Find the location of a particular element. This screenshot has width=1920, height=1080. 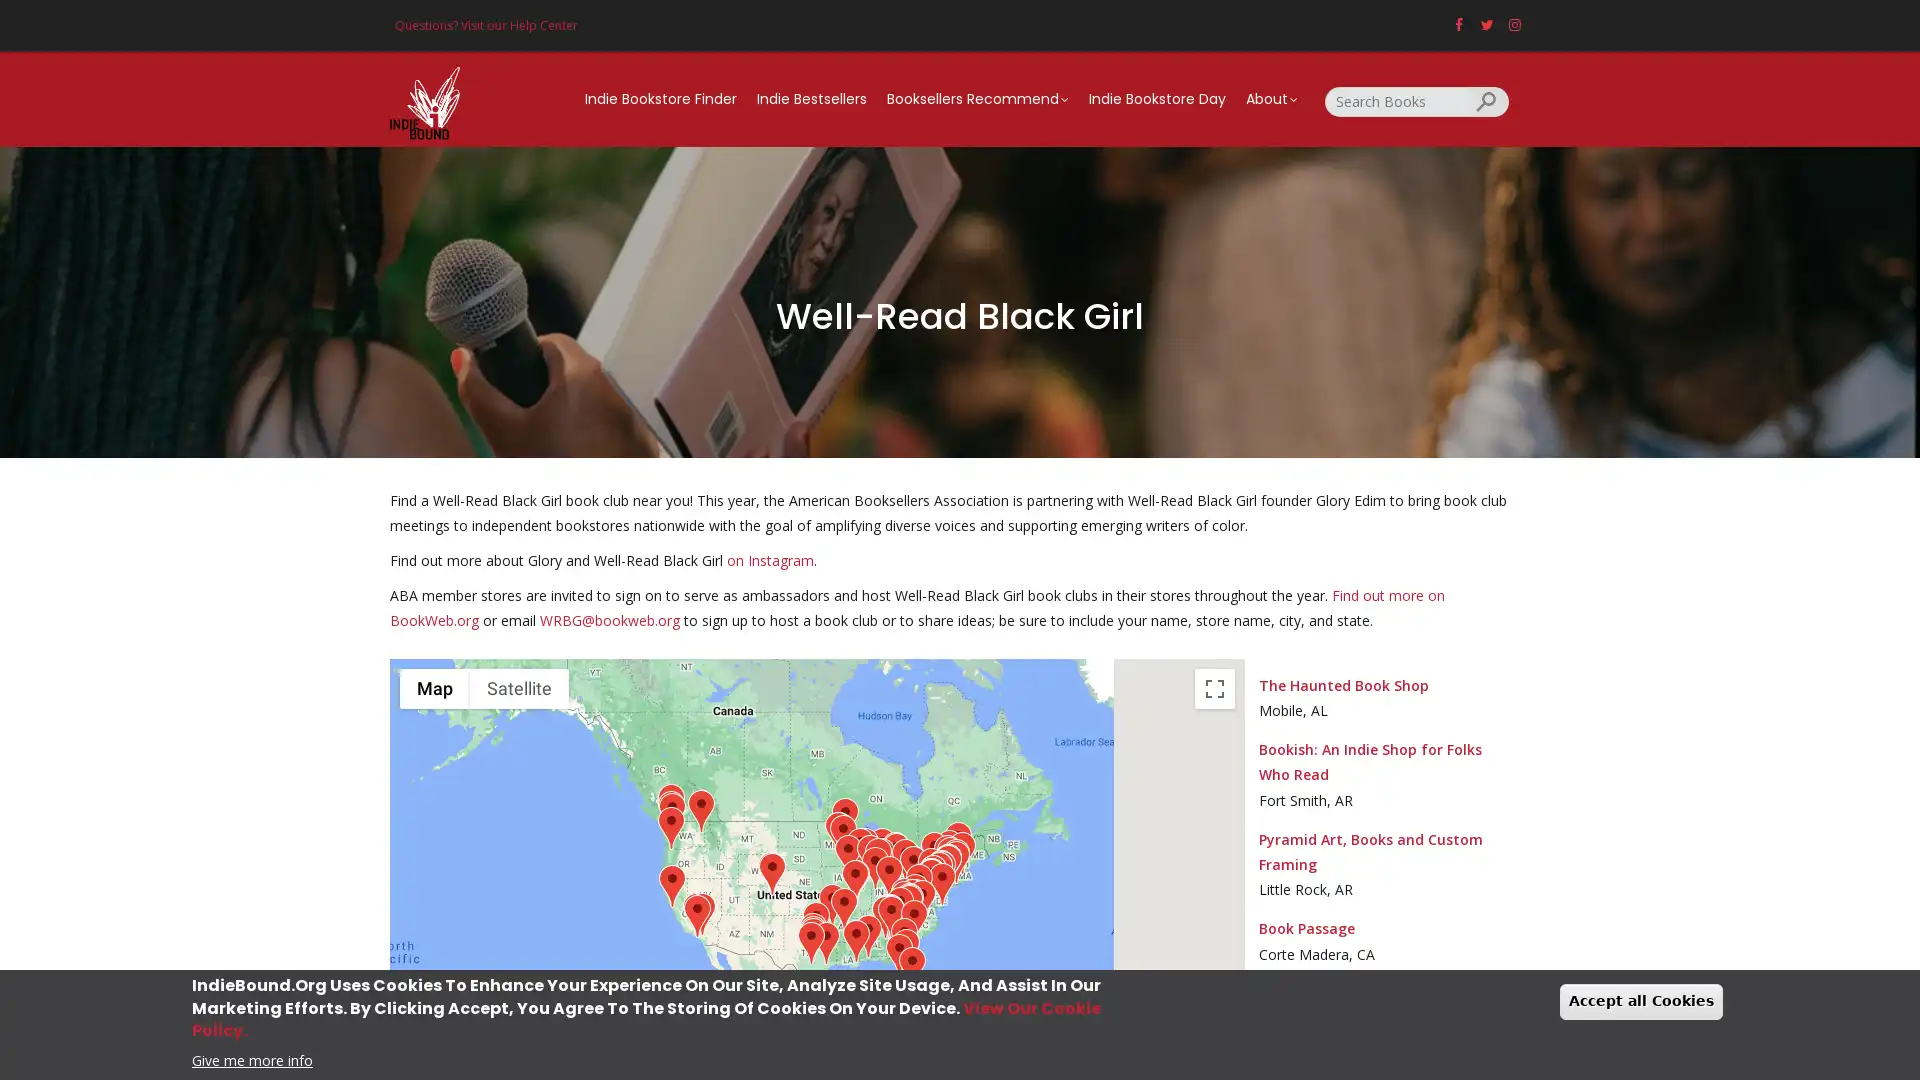

Bel Canto Books is located at coordinates (696, 915).